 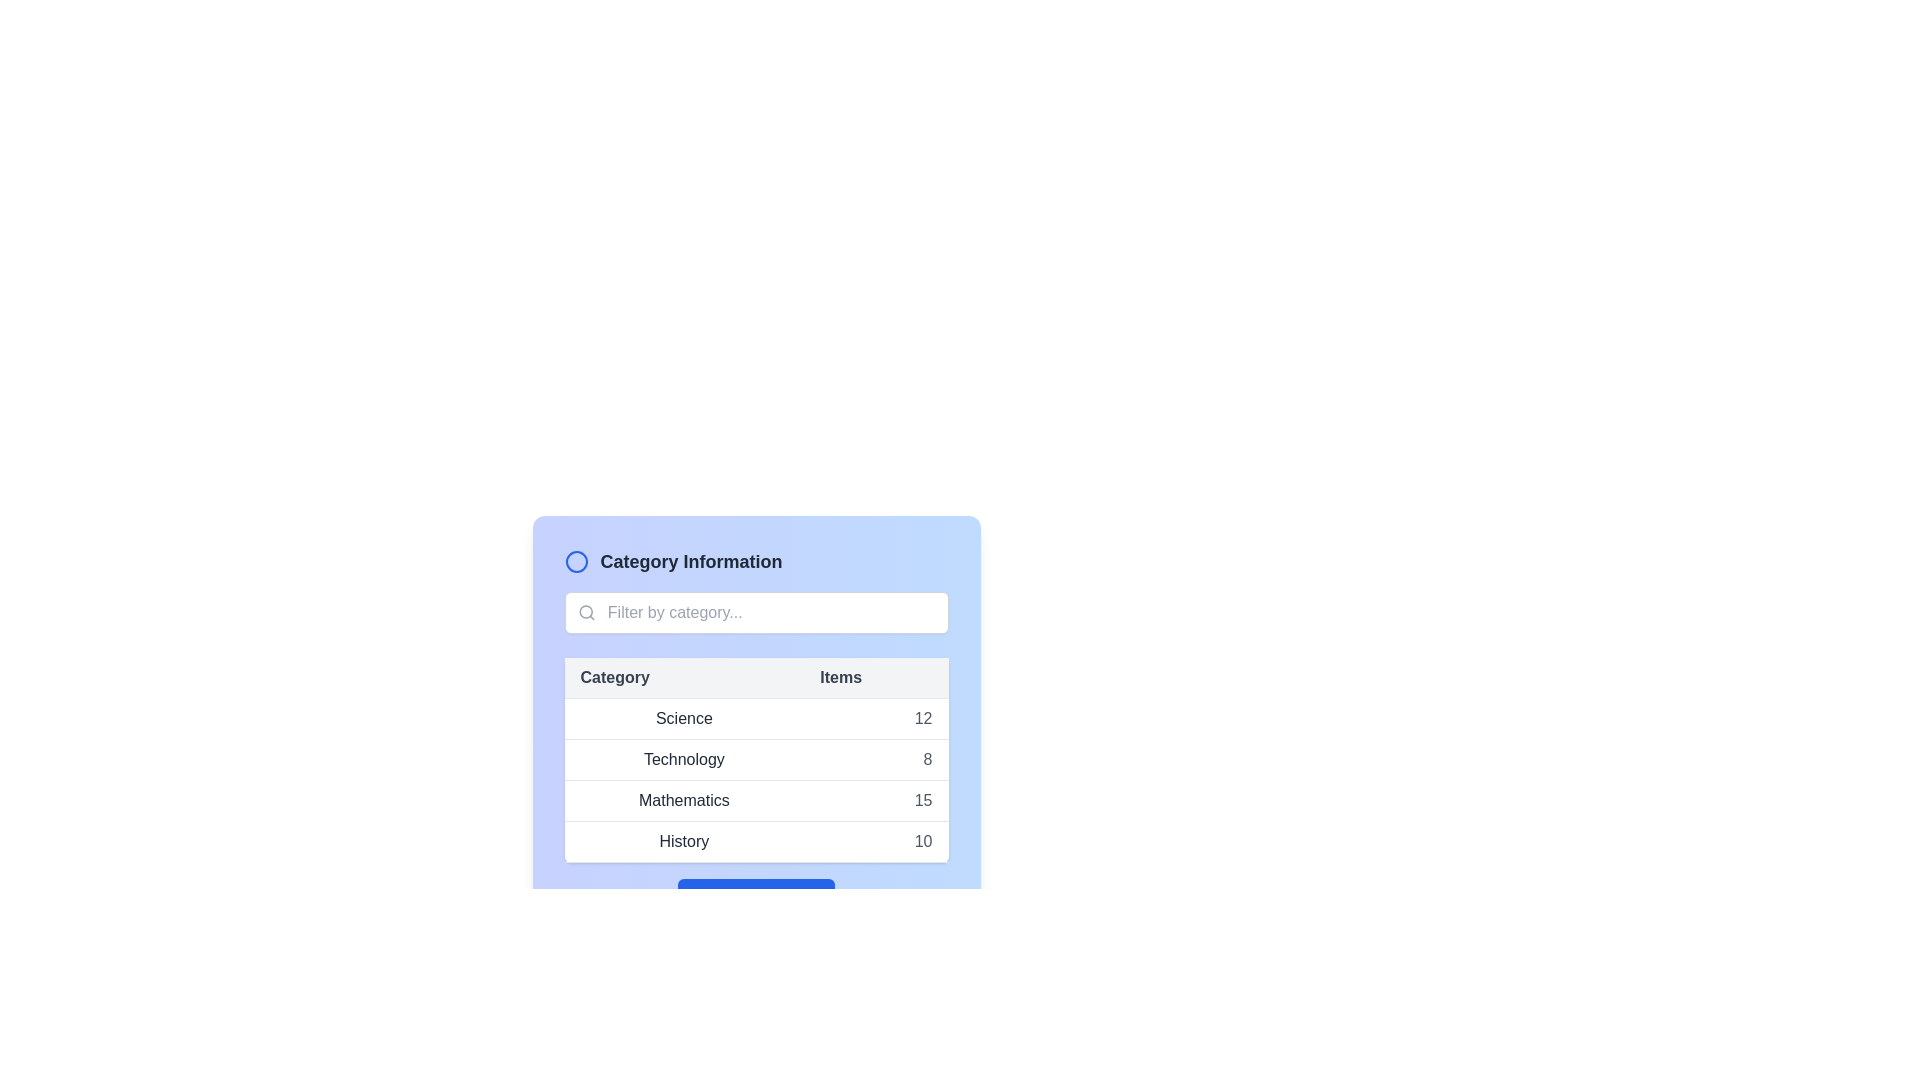 What do you see at coordinates (755, 896) in the screenshot?
I see `the rectangular button with a blue background and white text that reads 'Show Details', located at the bottom of the card layout` at bounding box center [755, 896].